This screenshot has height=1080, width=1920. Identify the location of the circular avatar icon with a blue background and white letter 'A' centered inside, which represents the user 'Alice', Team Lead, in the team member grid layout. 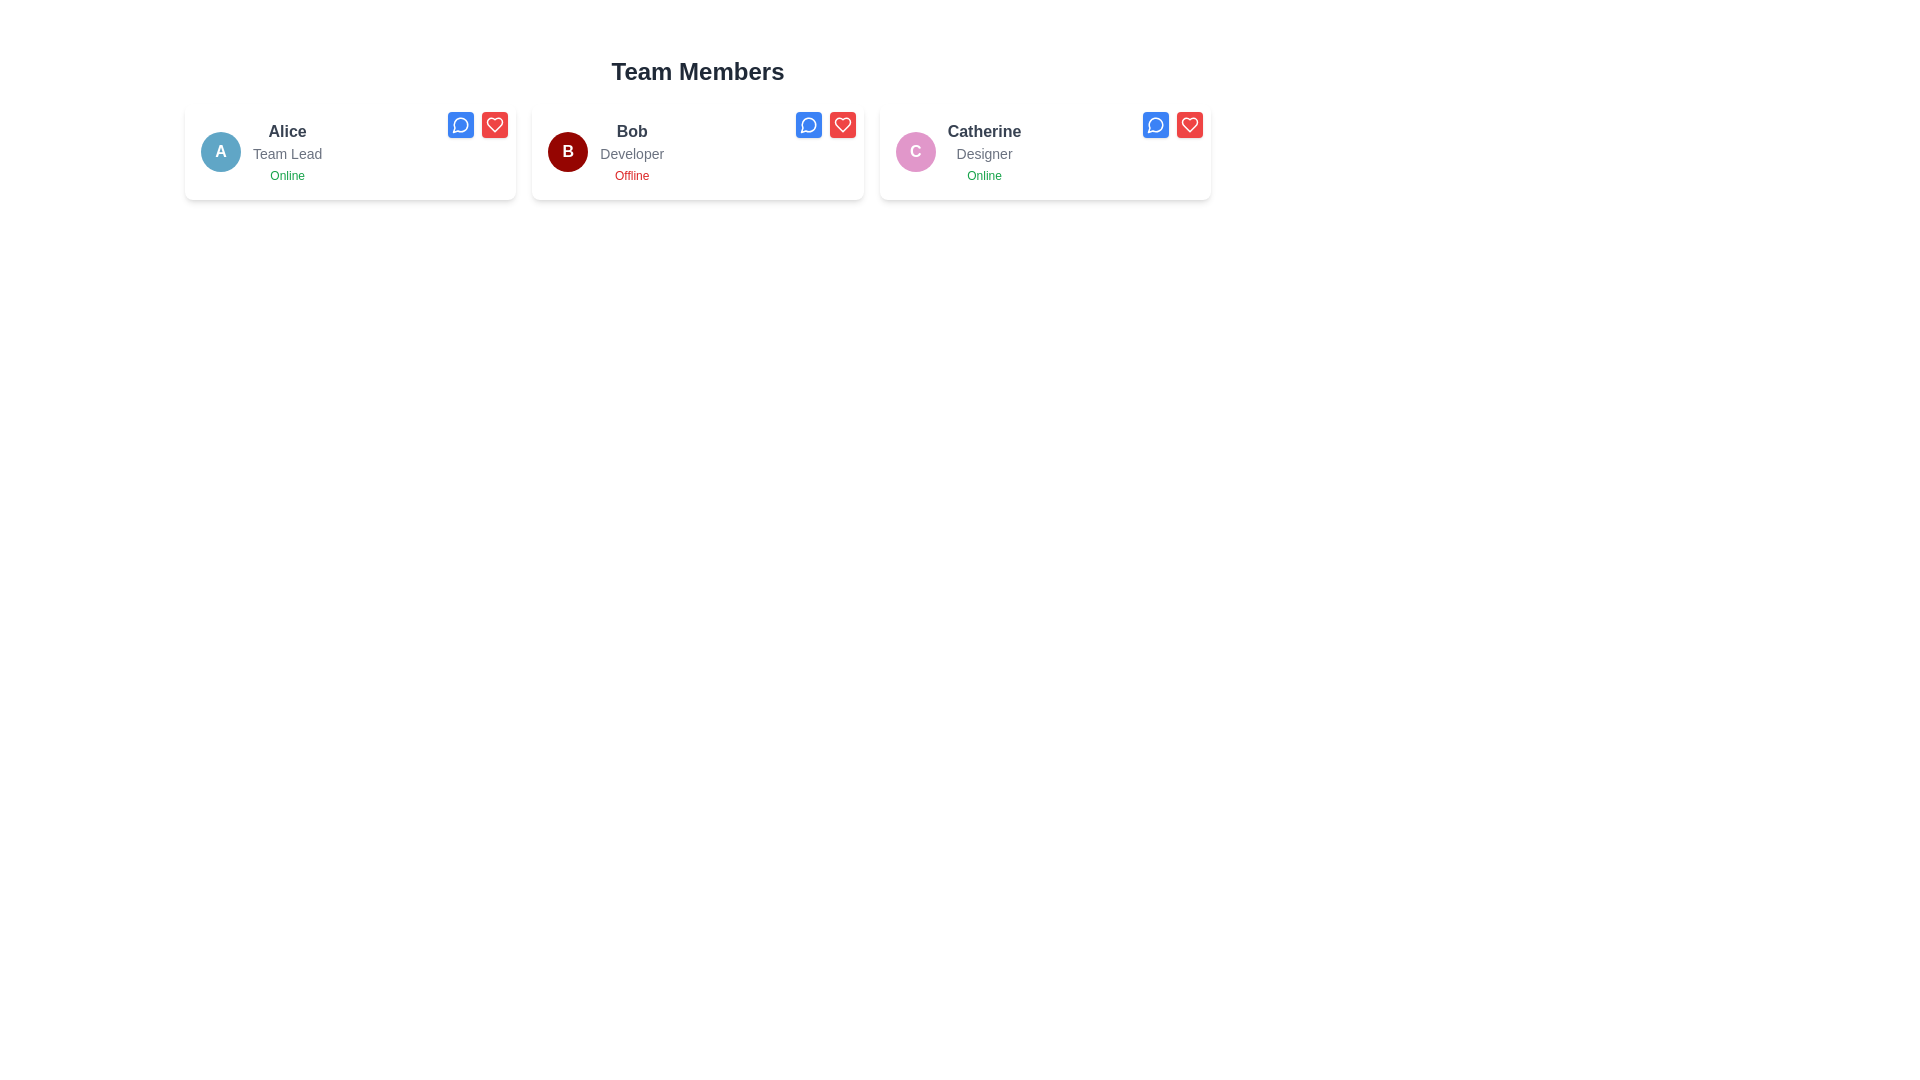
(220, 150).